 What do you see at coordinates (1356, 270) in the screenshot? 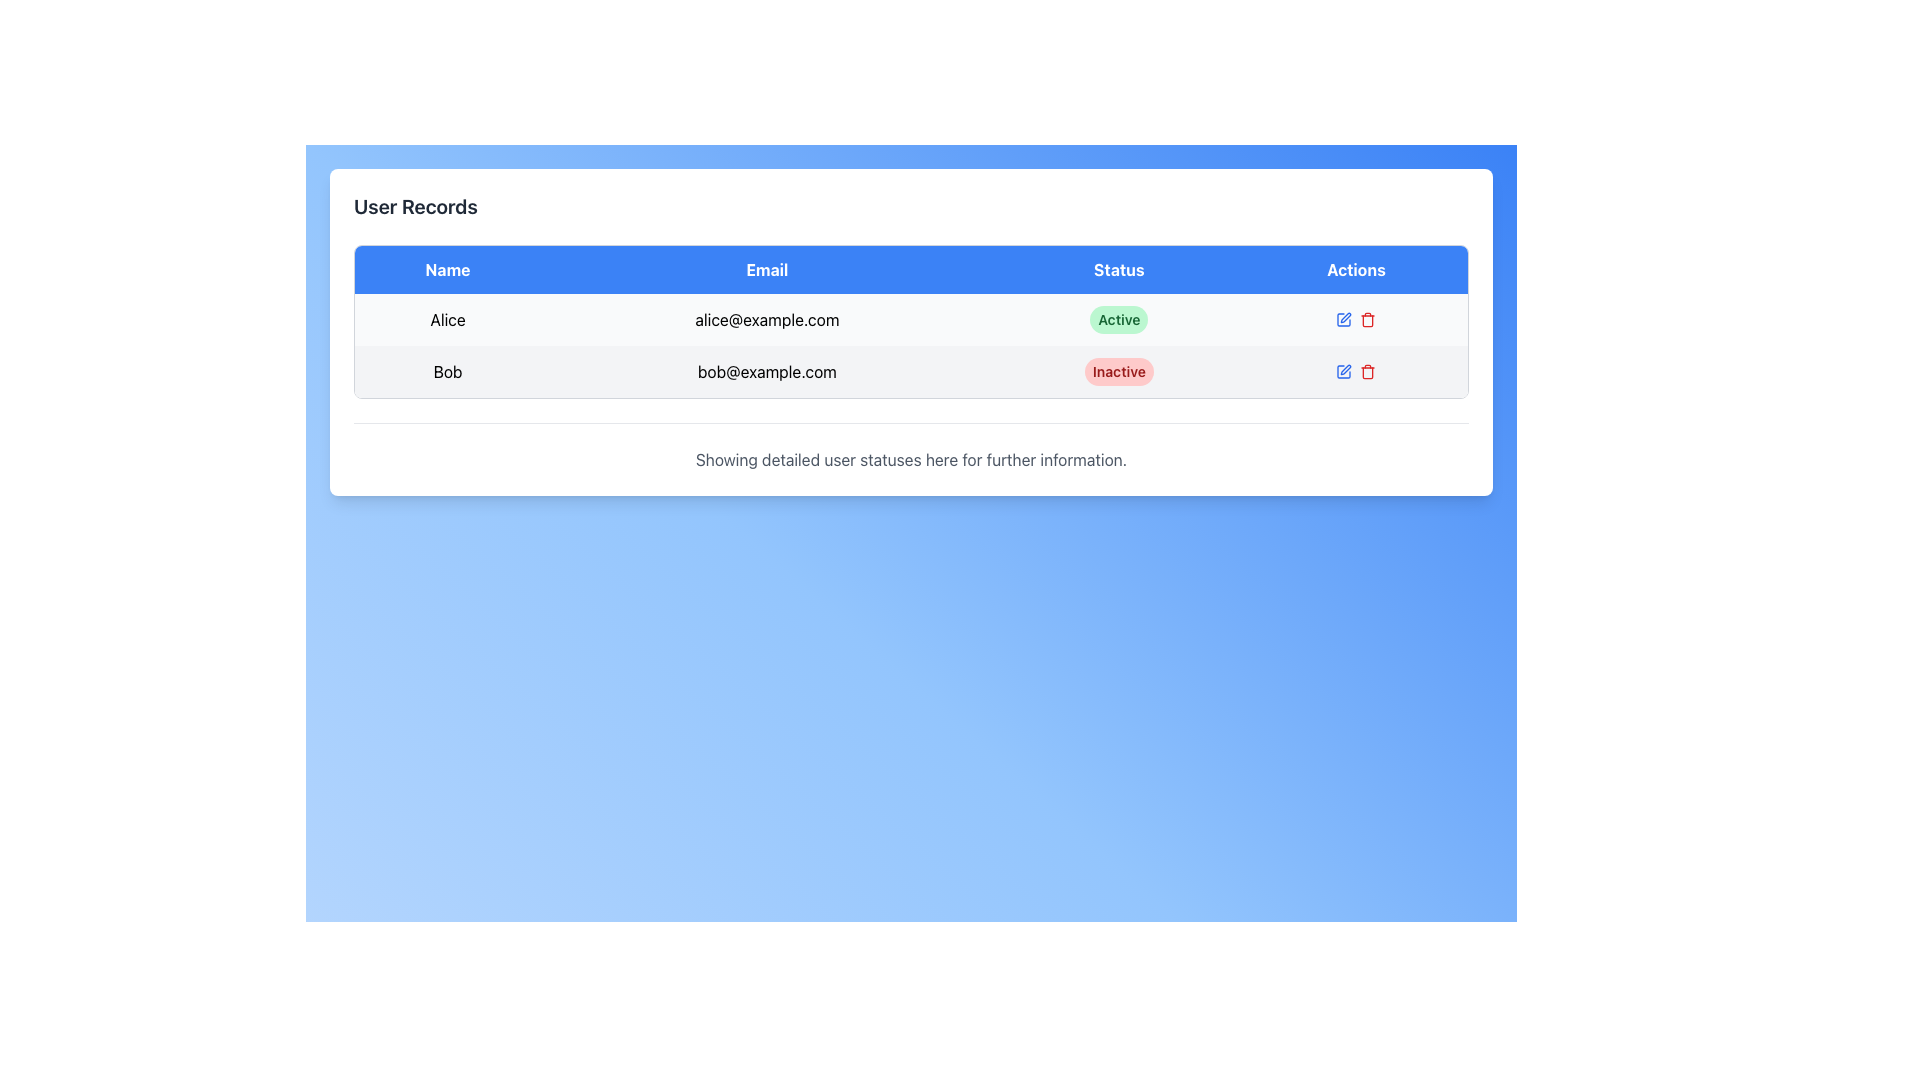
I see `the 'Actions' table header, which is the fourth header in the row, located to the right of the 'Status' header and above the user action icons` at bounding box center [1356, 270].